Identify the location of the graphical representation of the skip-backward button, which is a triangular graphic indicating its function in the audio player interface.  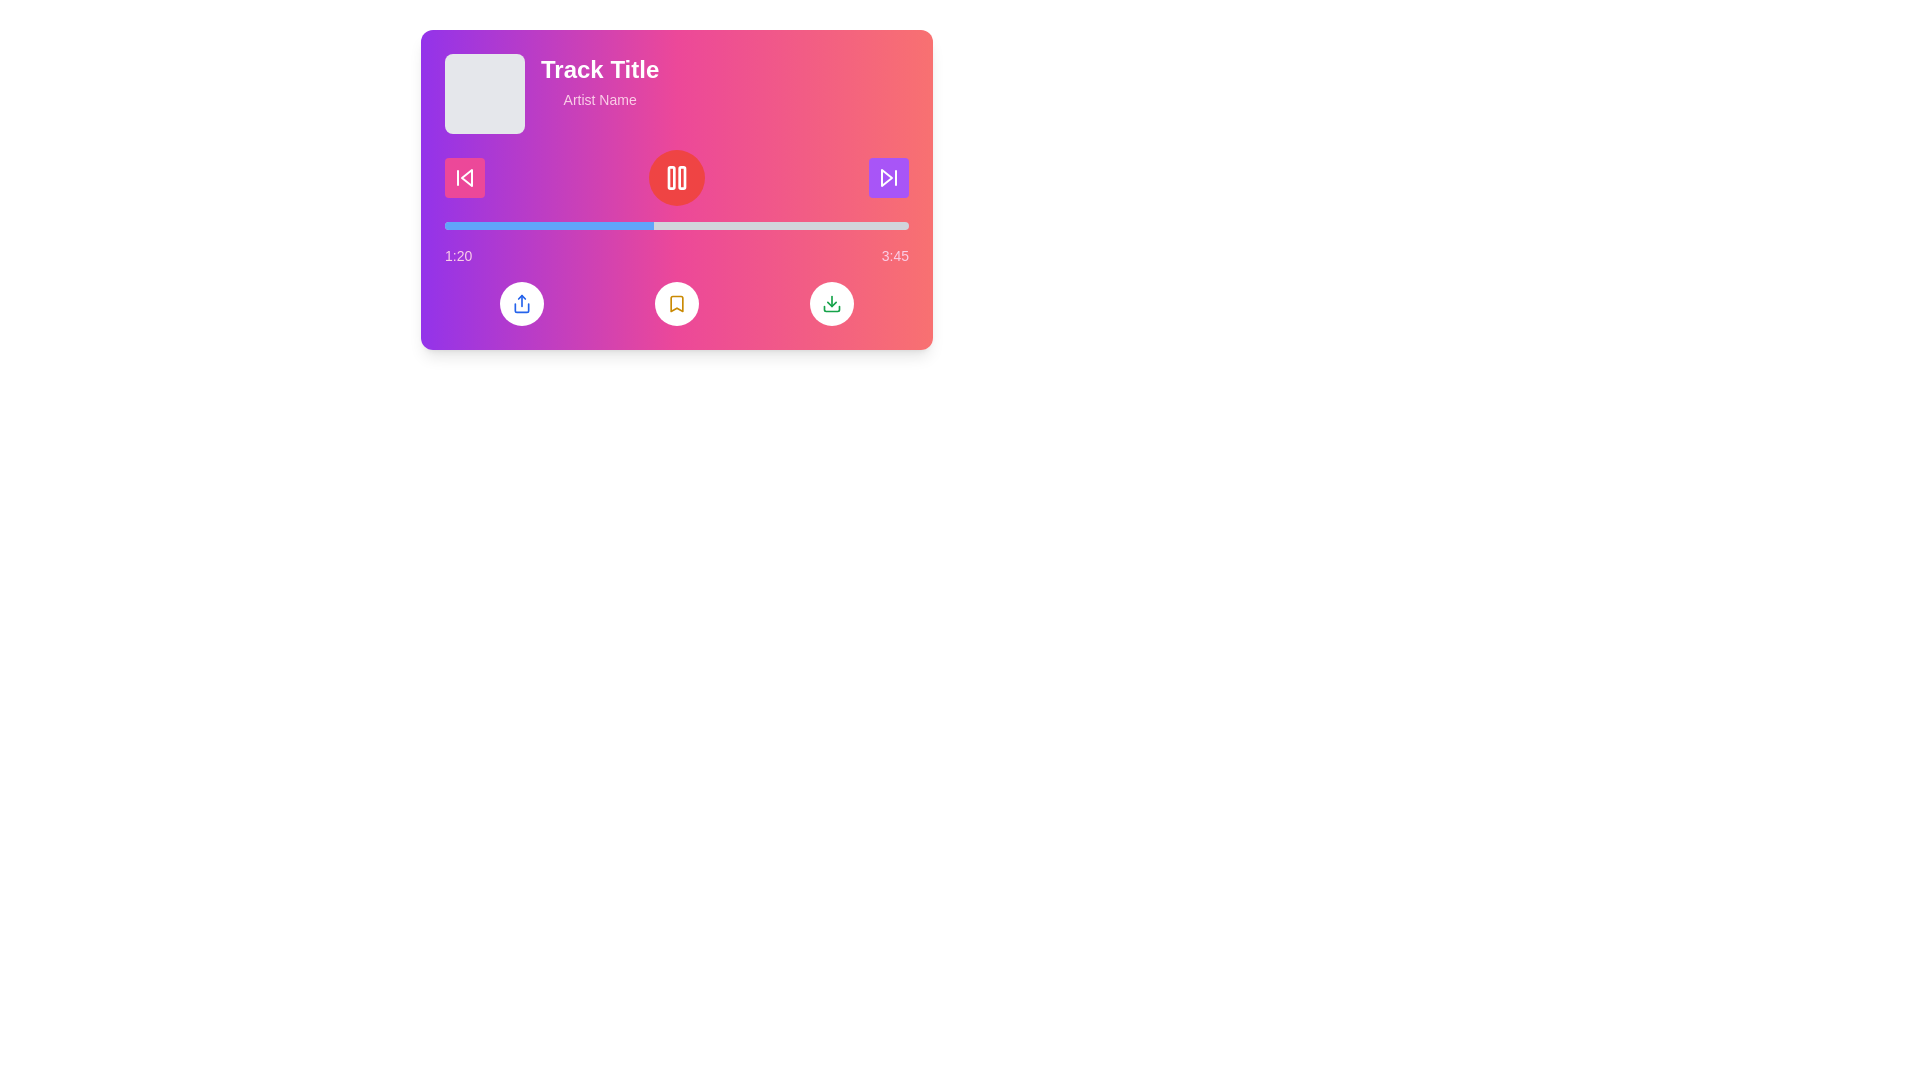
(465, 176).